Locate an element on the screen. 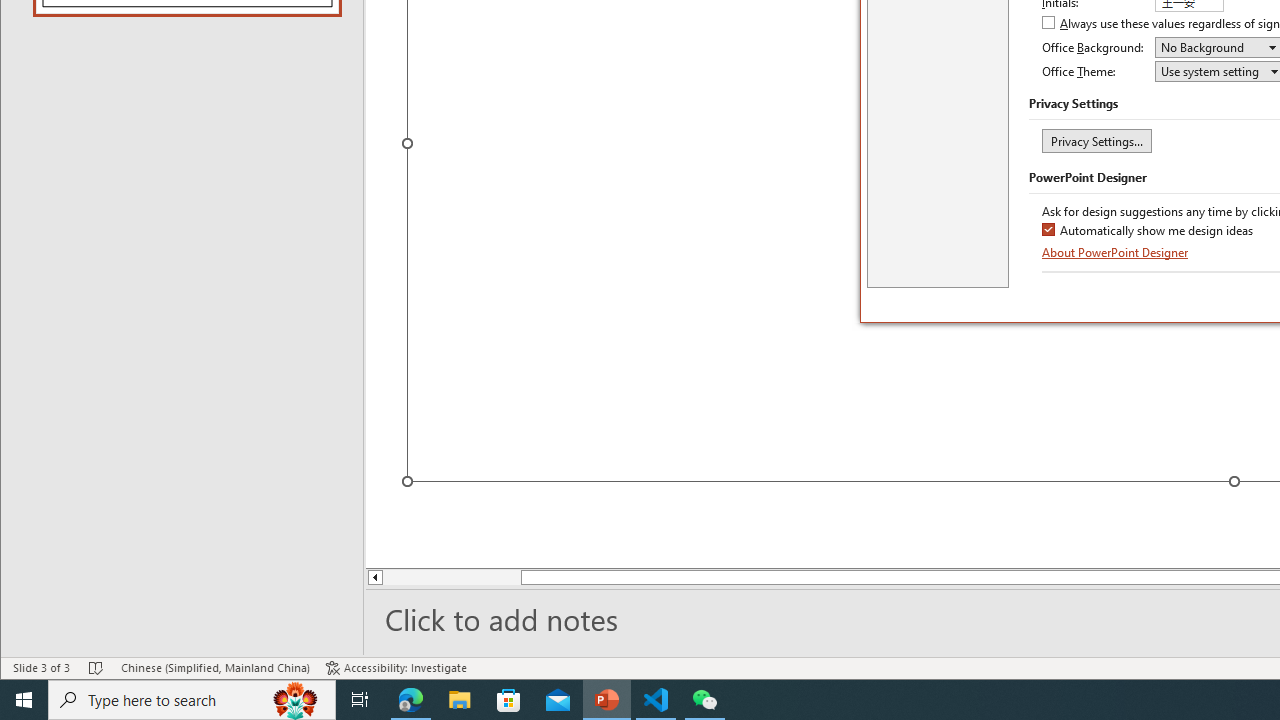 Image resolution: width=1280 pixels, height=720 pixels. 'About PowerPoint Designer' is located at coordinates (1115, 251).